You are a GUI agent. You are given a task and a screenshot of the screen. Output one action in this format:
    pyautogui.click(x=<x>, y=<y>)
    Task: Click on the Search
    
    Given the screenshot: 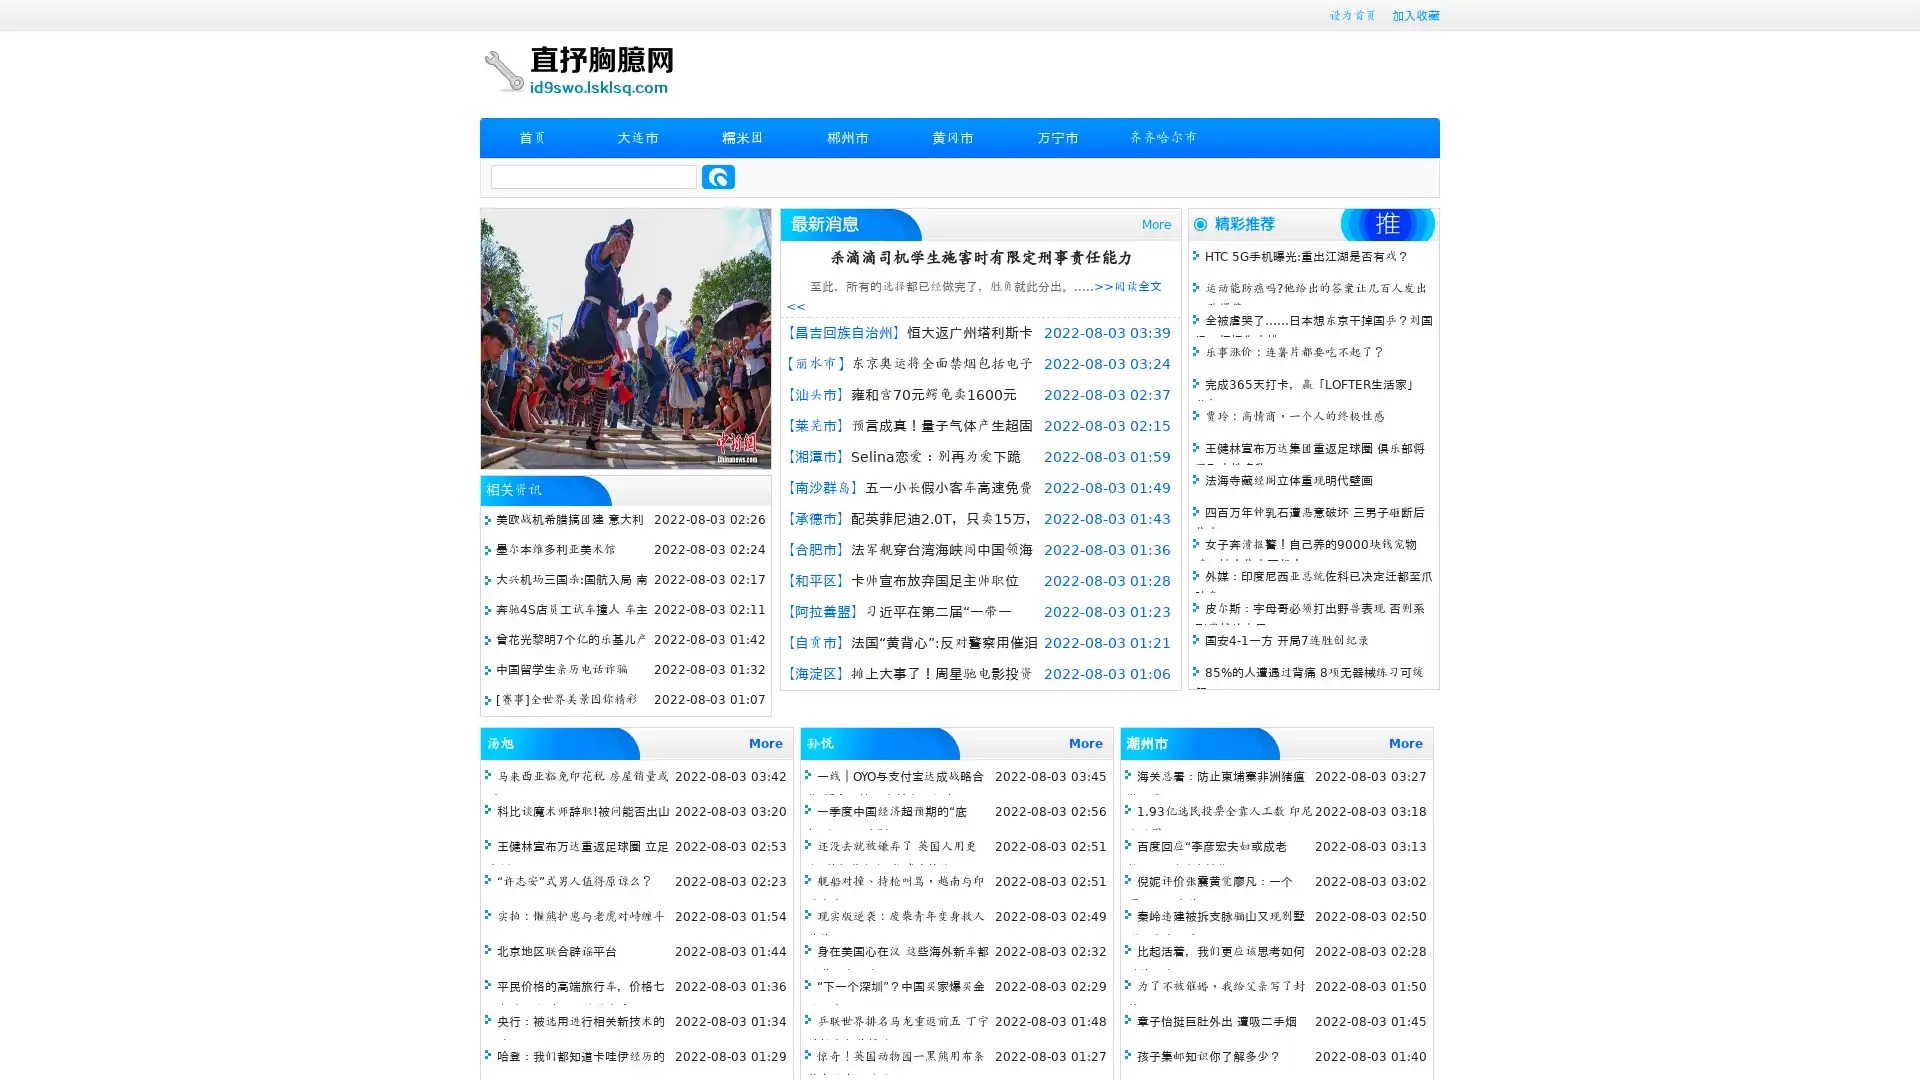 What is the action you would take?
    pyautogui.click(x=718, y=176)
    